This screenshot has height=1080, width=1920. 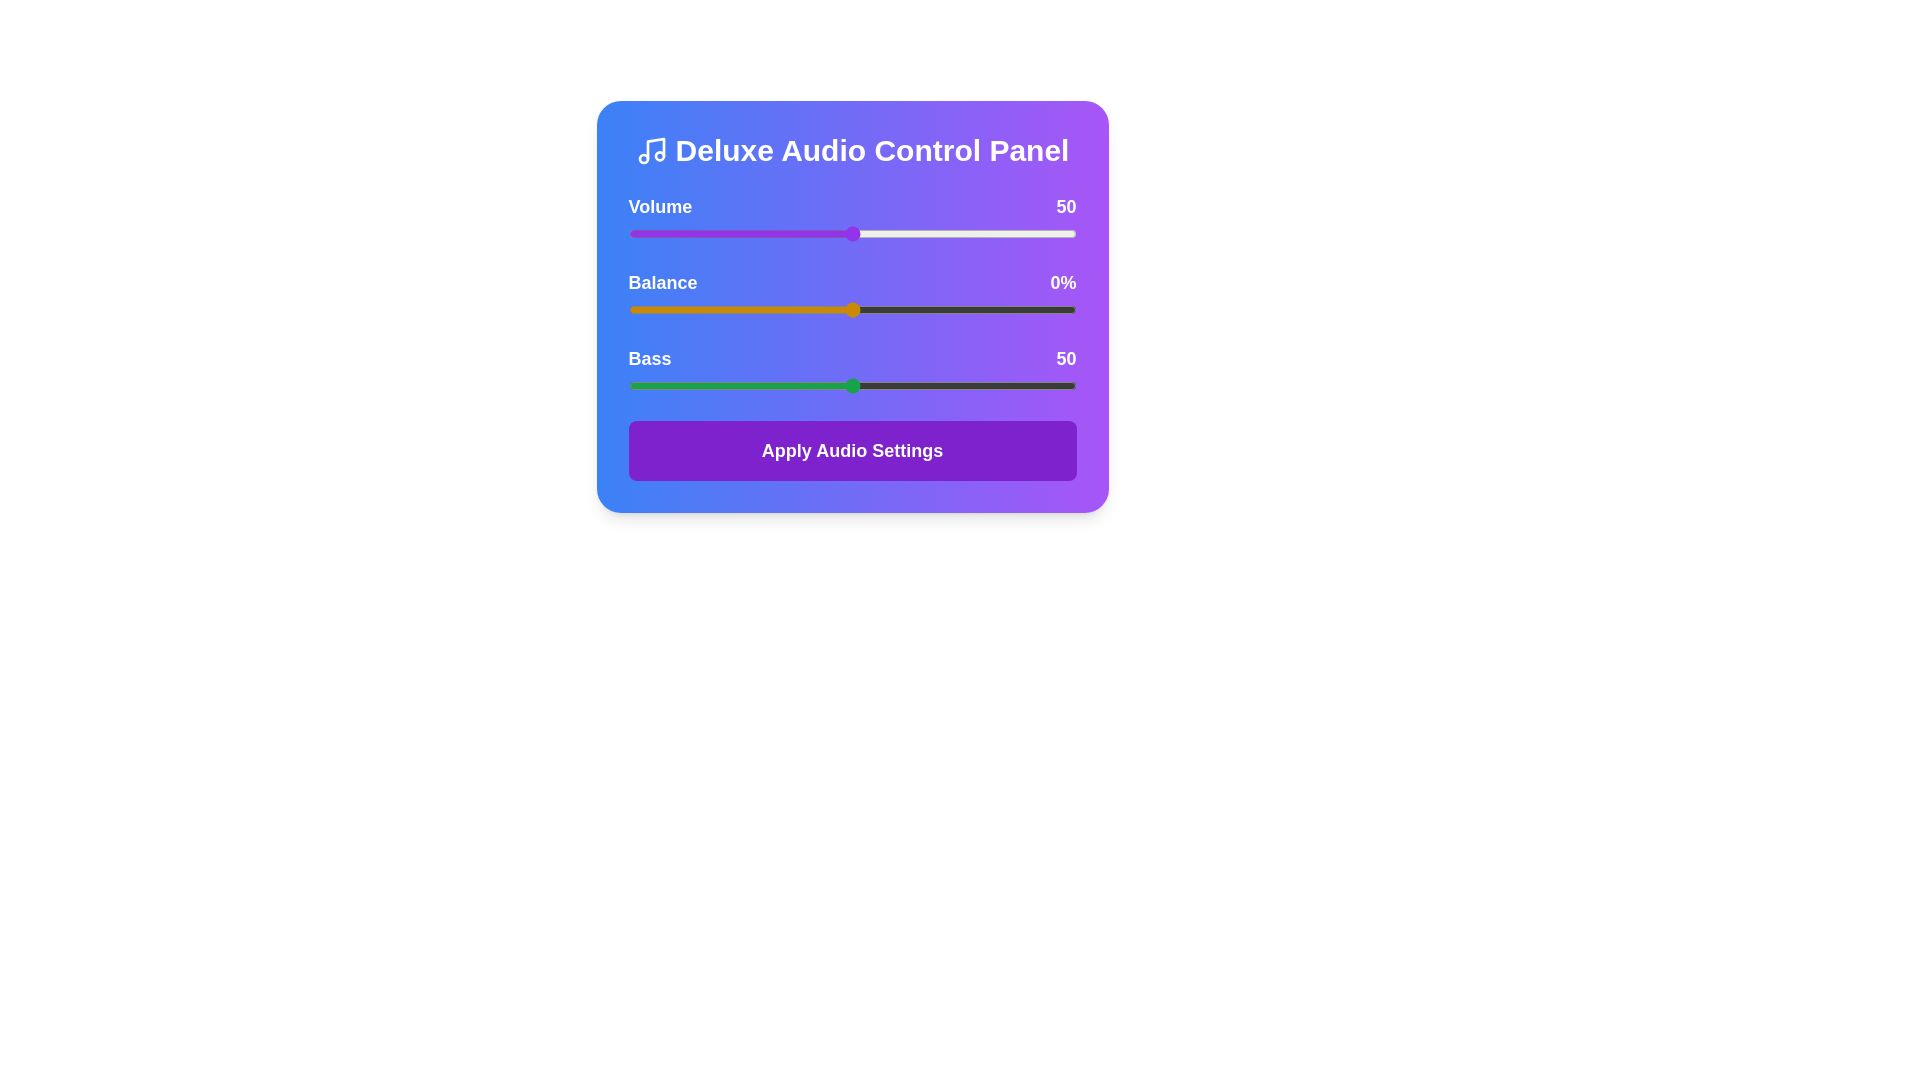 What do you see at coordinates (761, 385) in the screenshot?
I see `bass level` at bounding box center [761, 385].